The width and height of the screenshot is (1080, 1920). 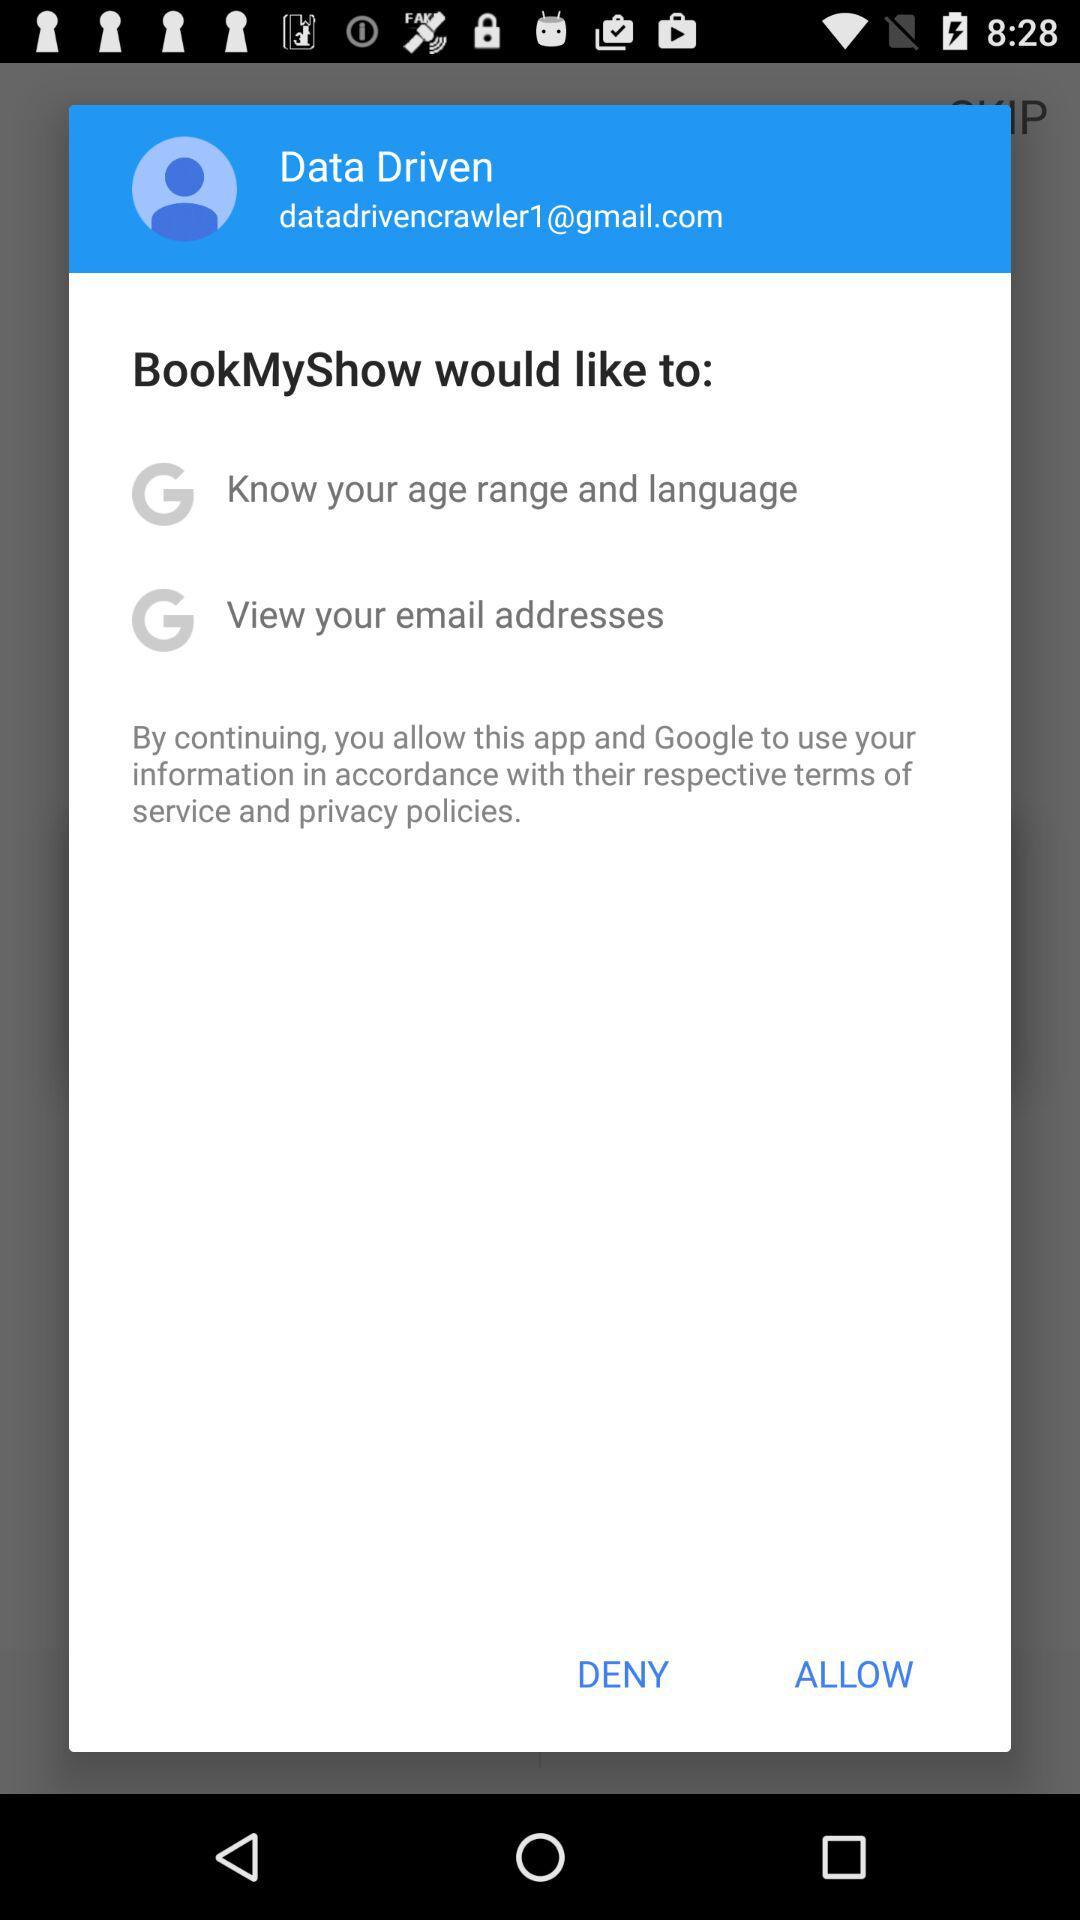 What do you see at coordinates (386, 164) in the screenshot?
I see `data driven app` at bounding box center [386, 164].